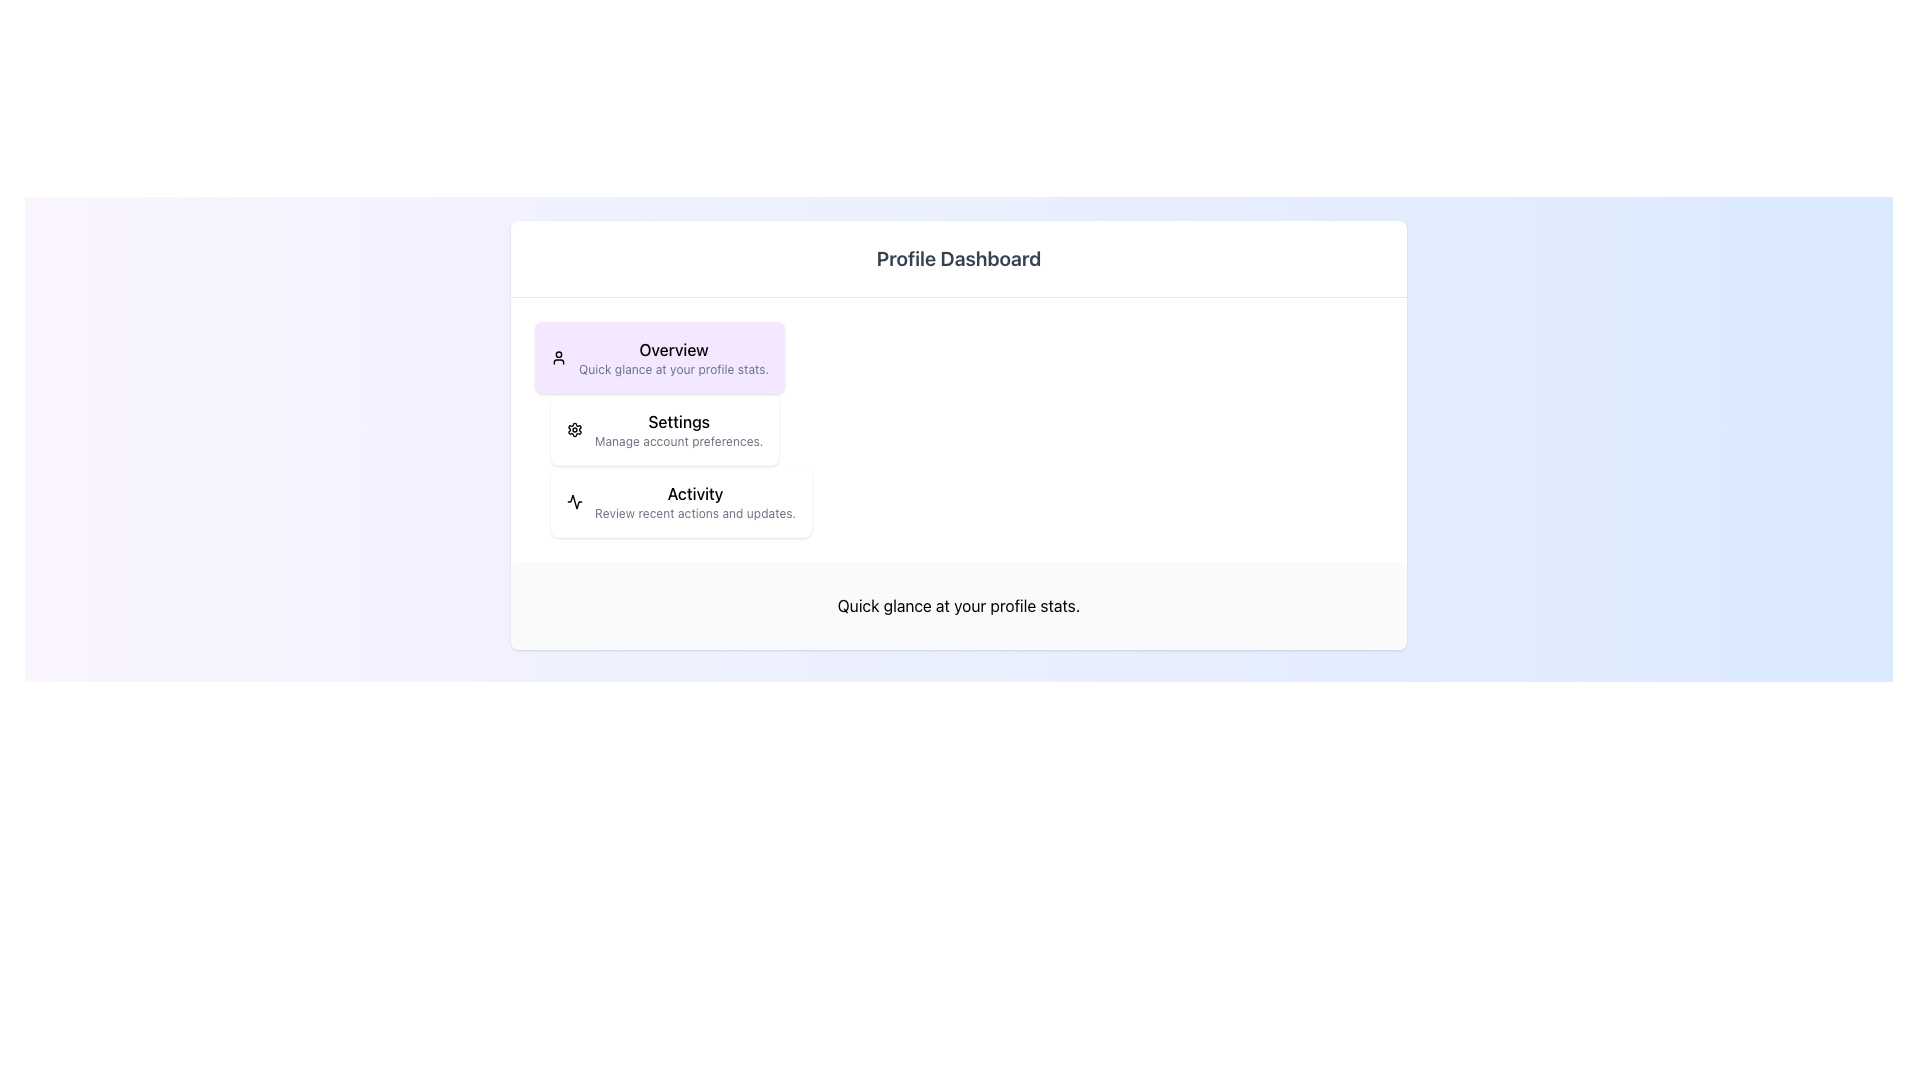 The image size is (1920, 1080). What do you see at coordinates (679, 420) in the screenshot?
I see `the 'Settings' text label, which serves as a title for the section, positioned above the 'Manage account preferences' text in the vertical menu layout` at bounding box center [679, 420].